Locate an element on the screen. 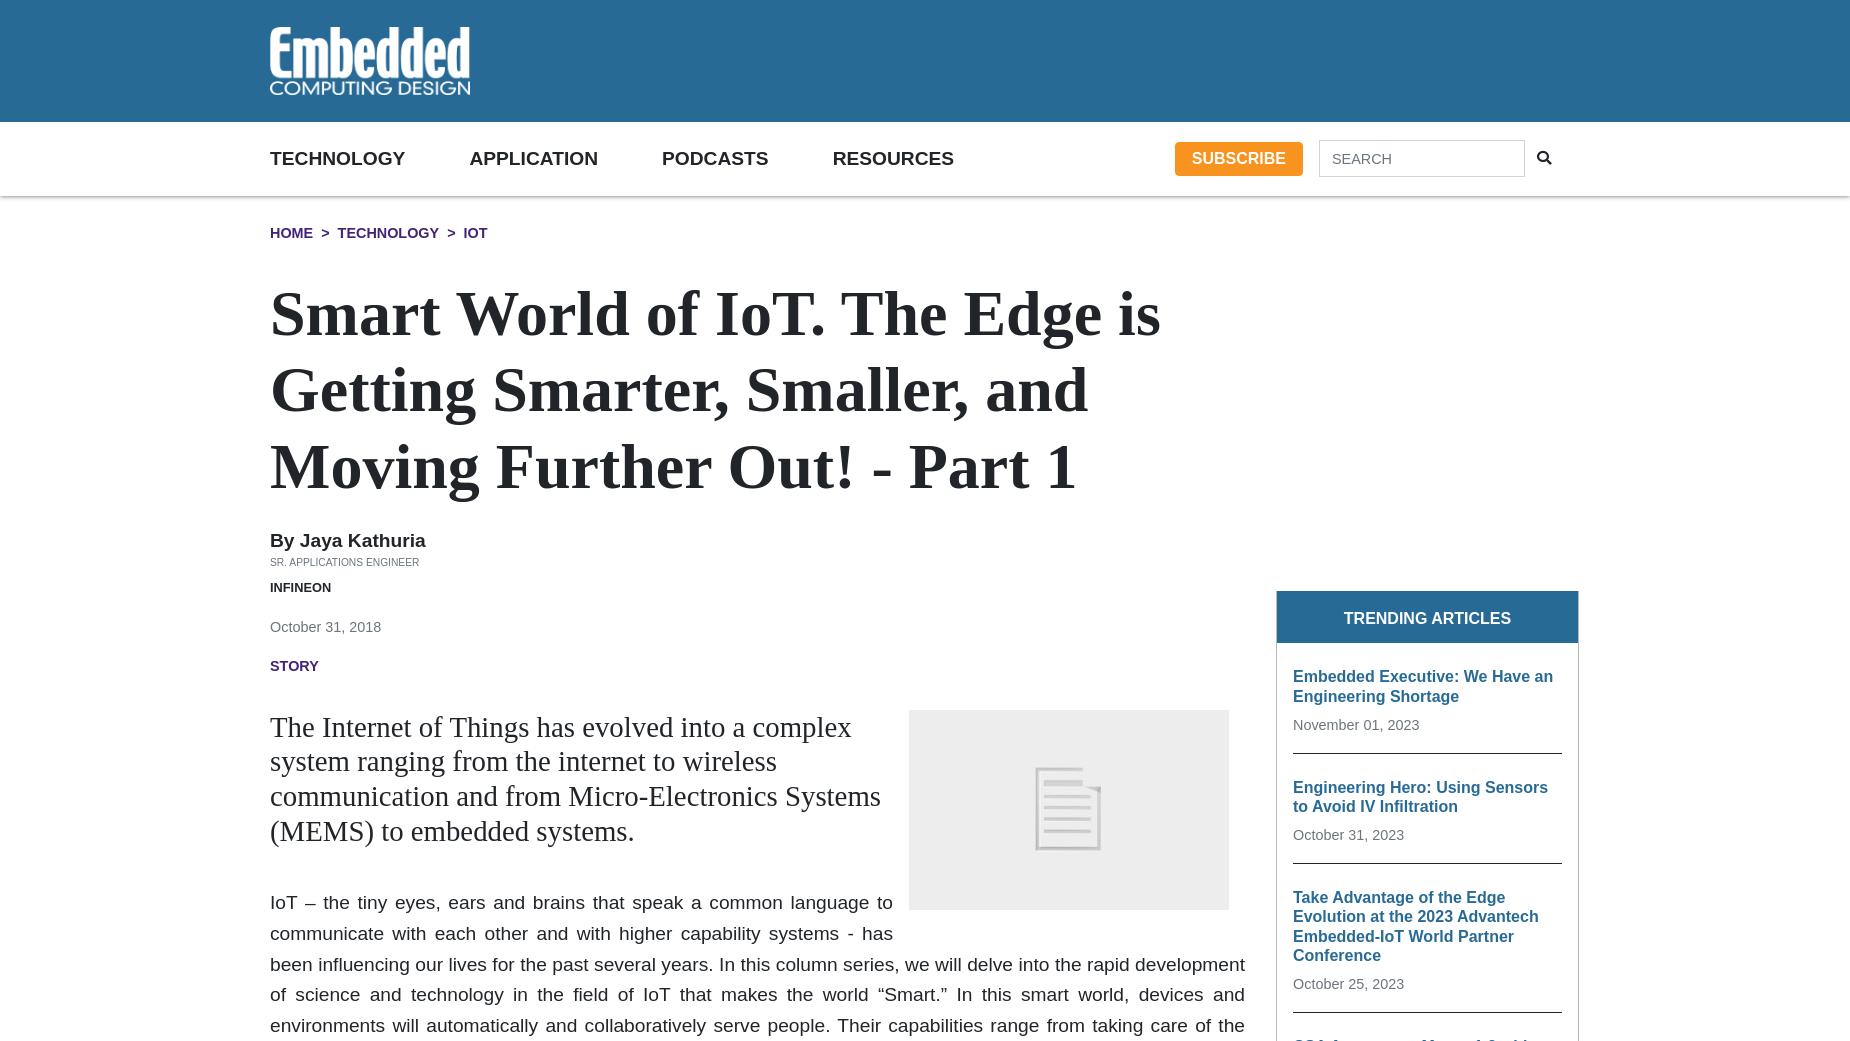 The image size is (1850, 1041). 'Podcasts' is located at coordinates (715, 158).